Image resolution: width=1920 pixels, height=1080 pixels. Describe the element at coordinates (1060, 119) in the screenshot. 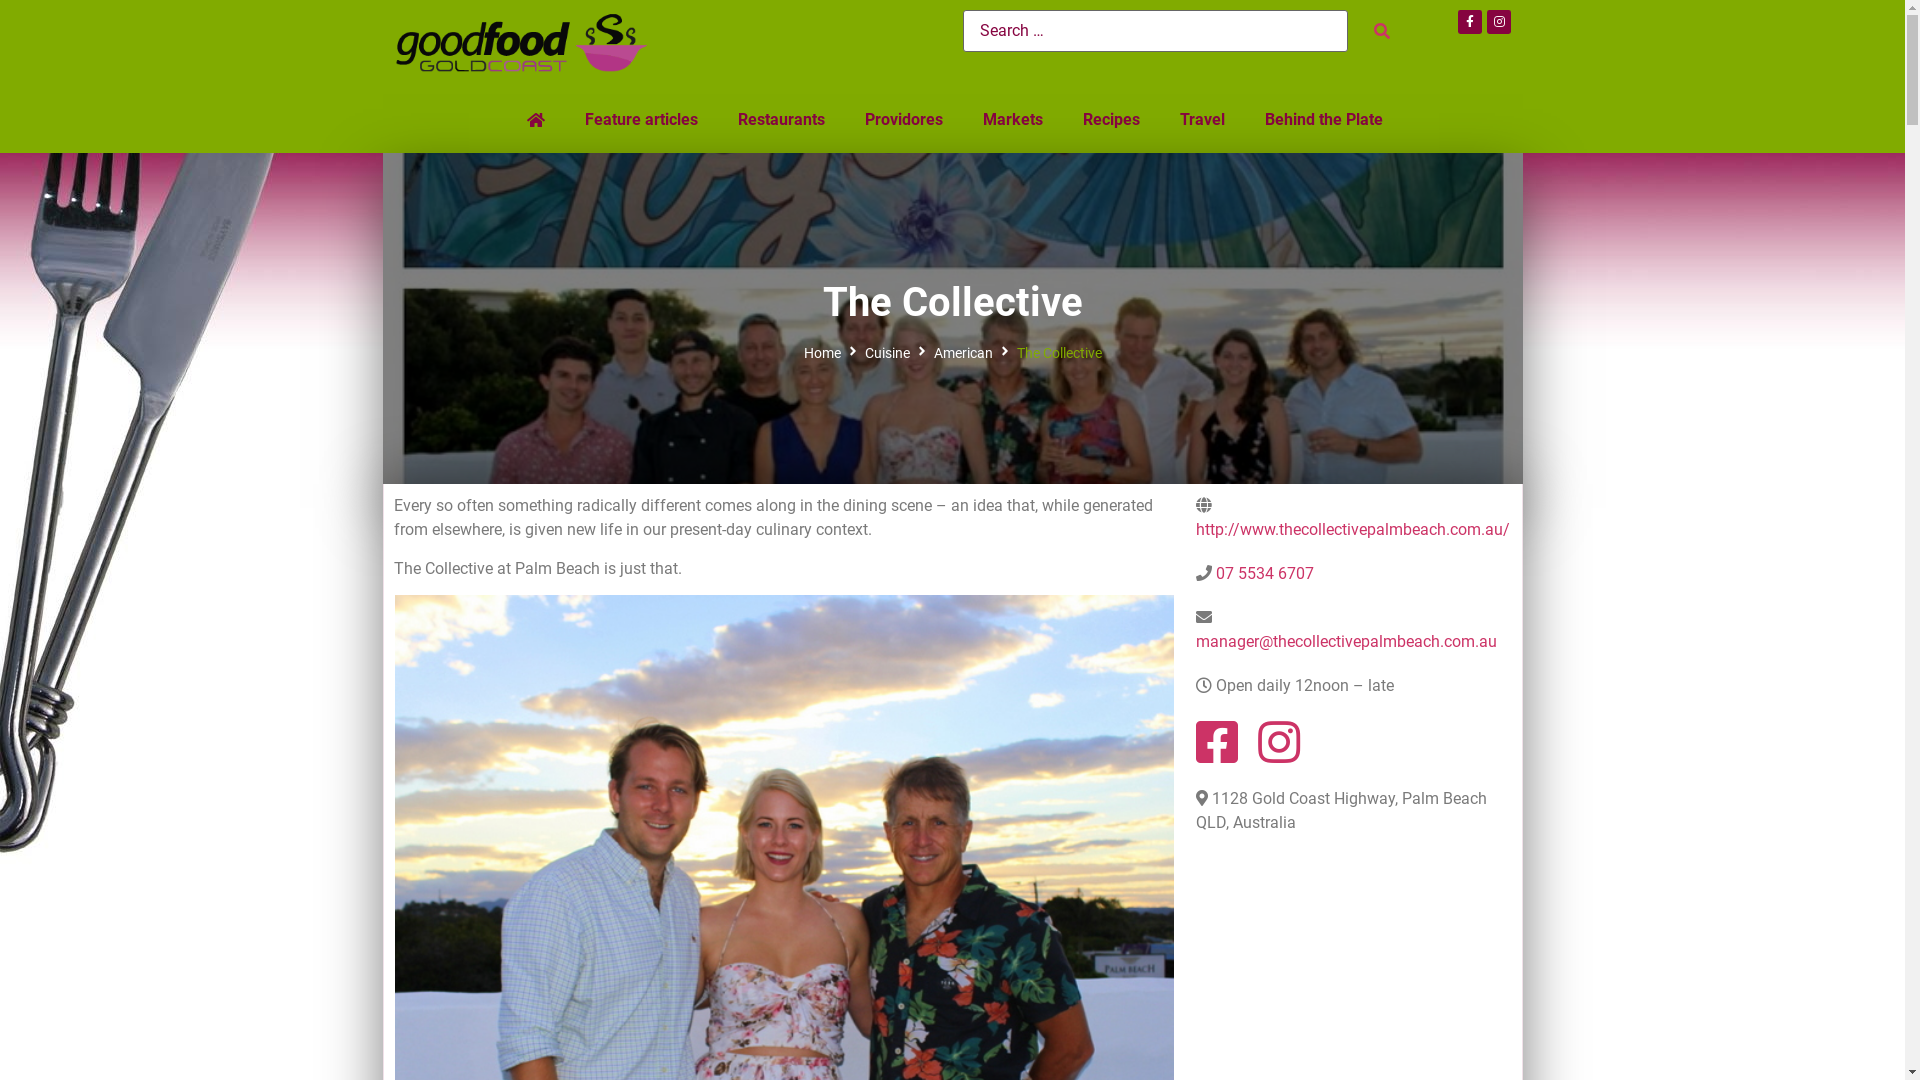

I see `'Recipes'` at that location.